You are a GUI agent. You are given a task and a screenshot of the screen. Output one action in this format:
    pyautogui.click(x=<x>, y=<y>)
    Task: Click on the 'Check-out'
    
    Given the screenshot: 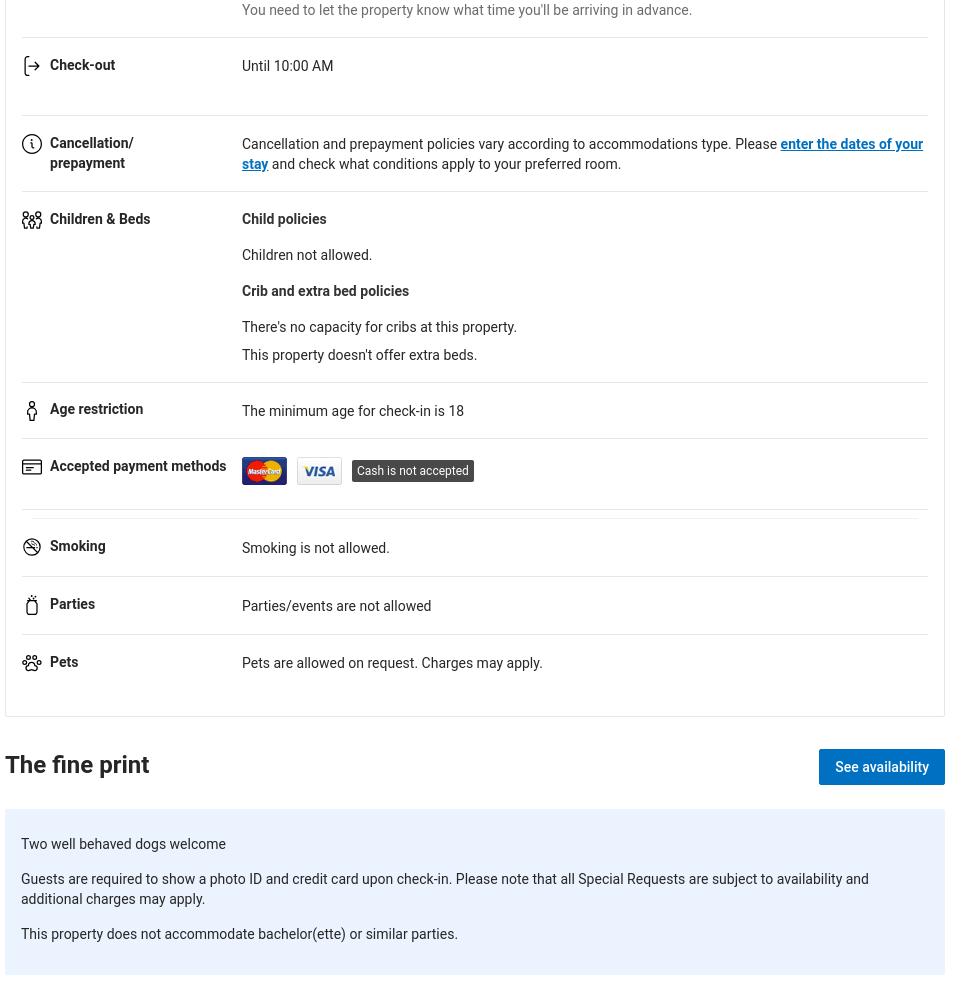 What is the action you would take?
    pyautogui.click(x=49, y=63)
    